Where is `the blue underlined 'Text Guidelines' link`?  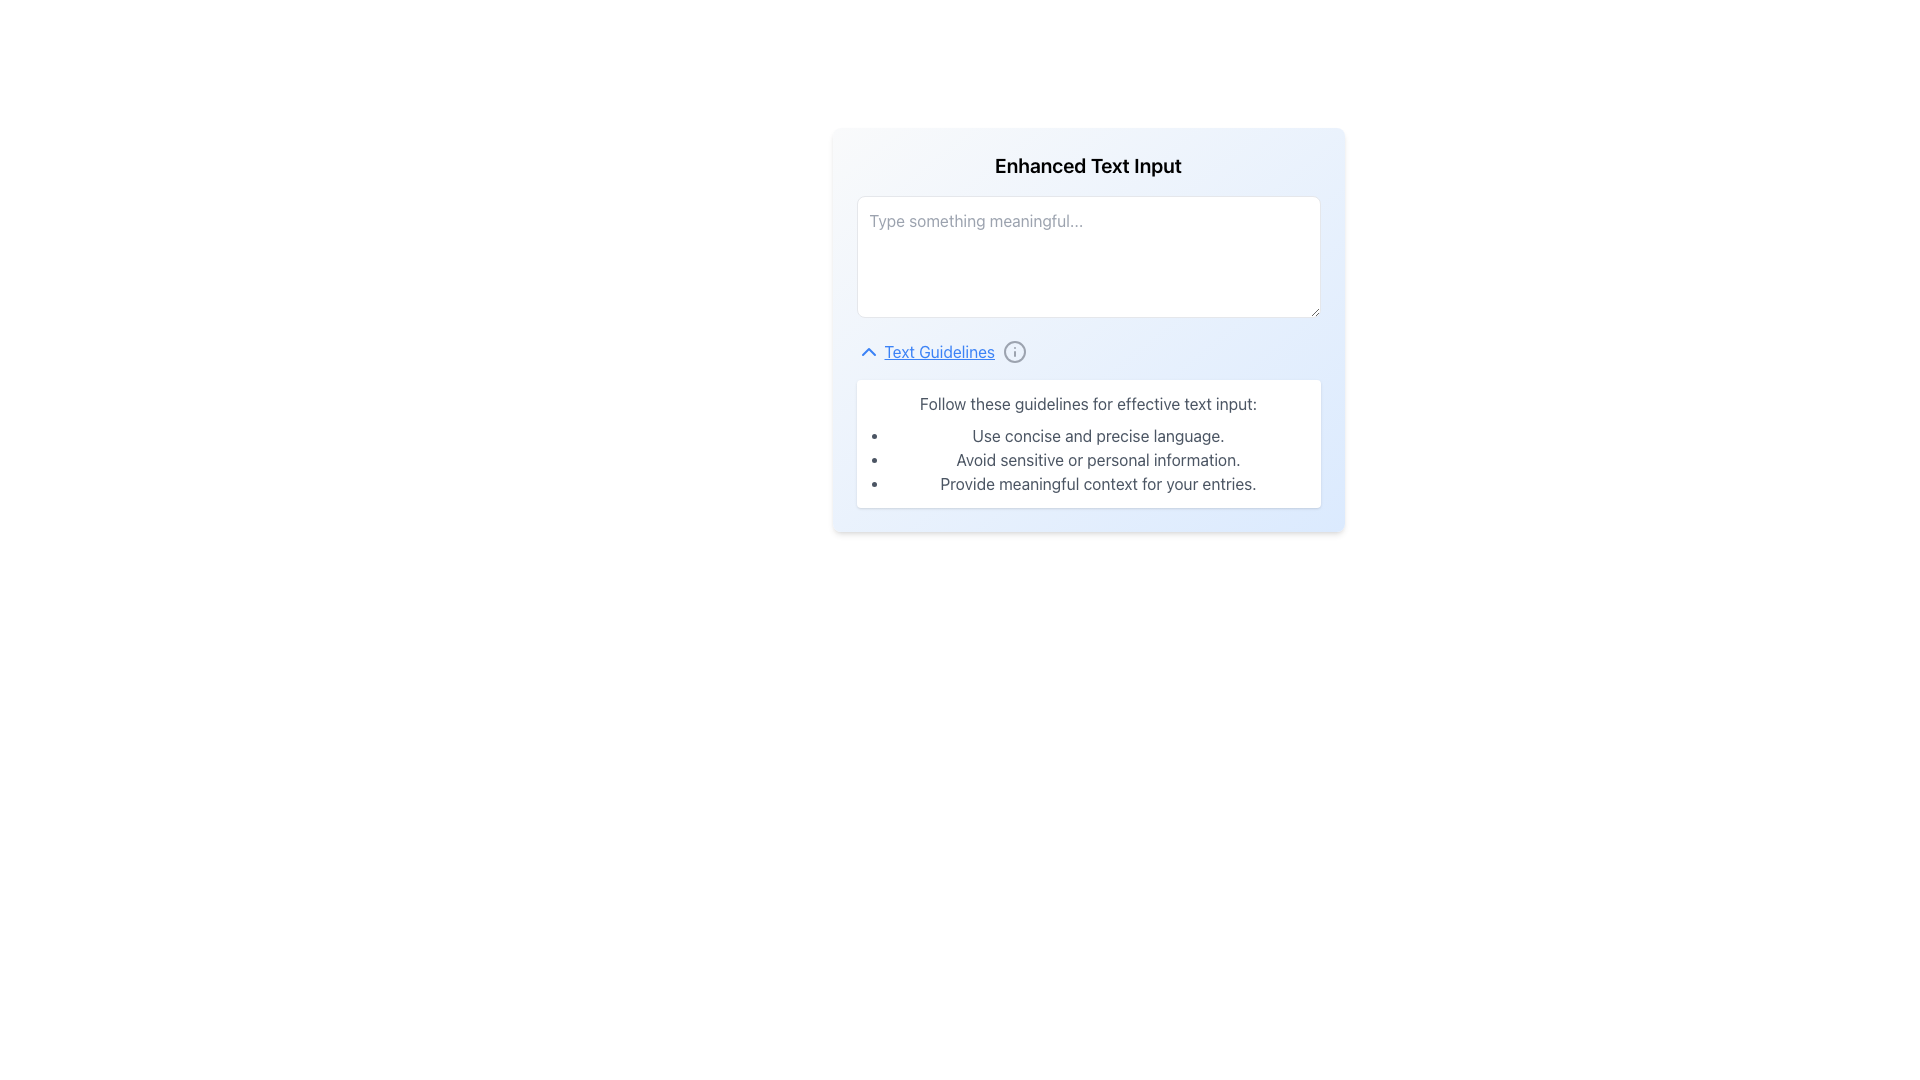 the blue underlined 'Text Guidelines' link is located at coordinates (924, 350).